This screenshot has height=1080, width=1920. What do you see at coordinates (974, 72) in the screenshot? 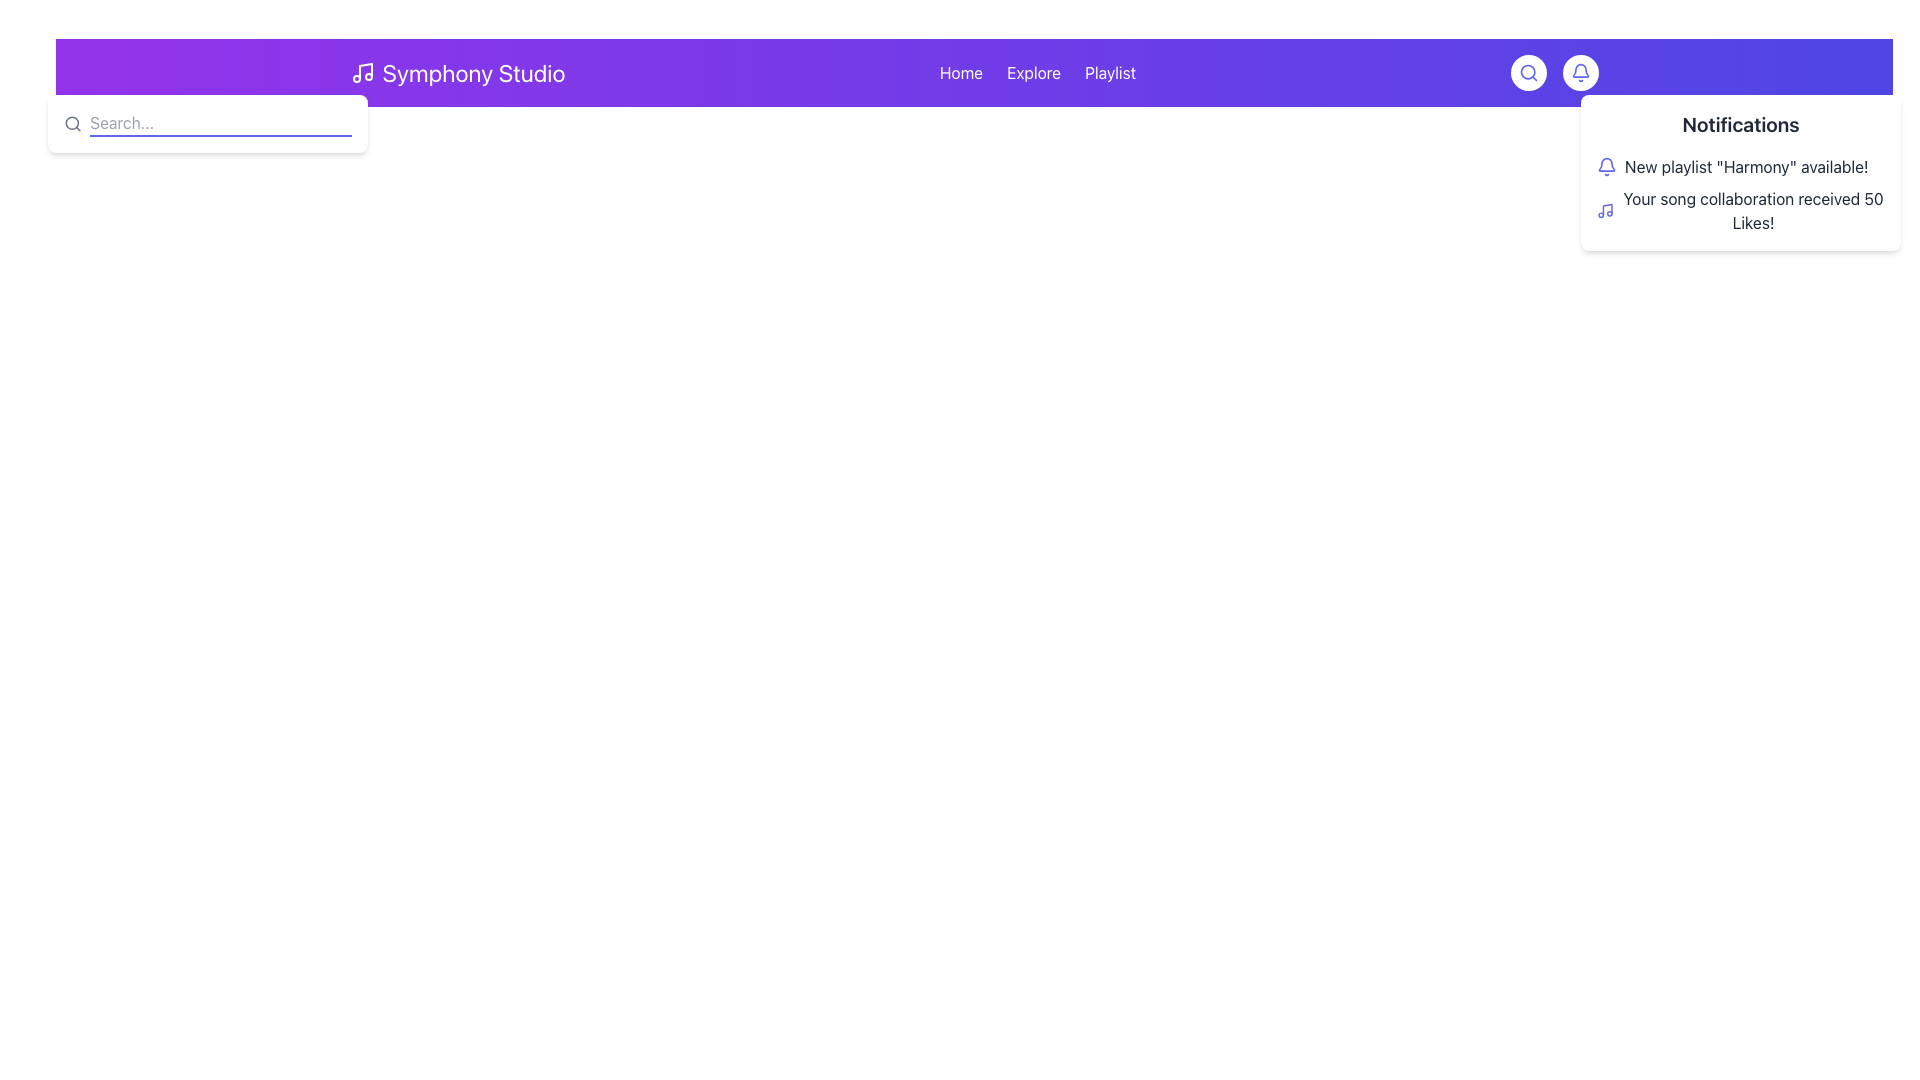
I see `the navigation link in the header bar` at bounding box center [974, 72].